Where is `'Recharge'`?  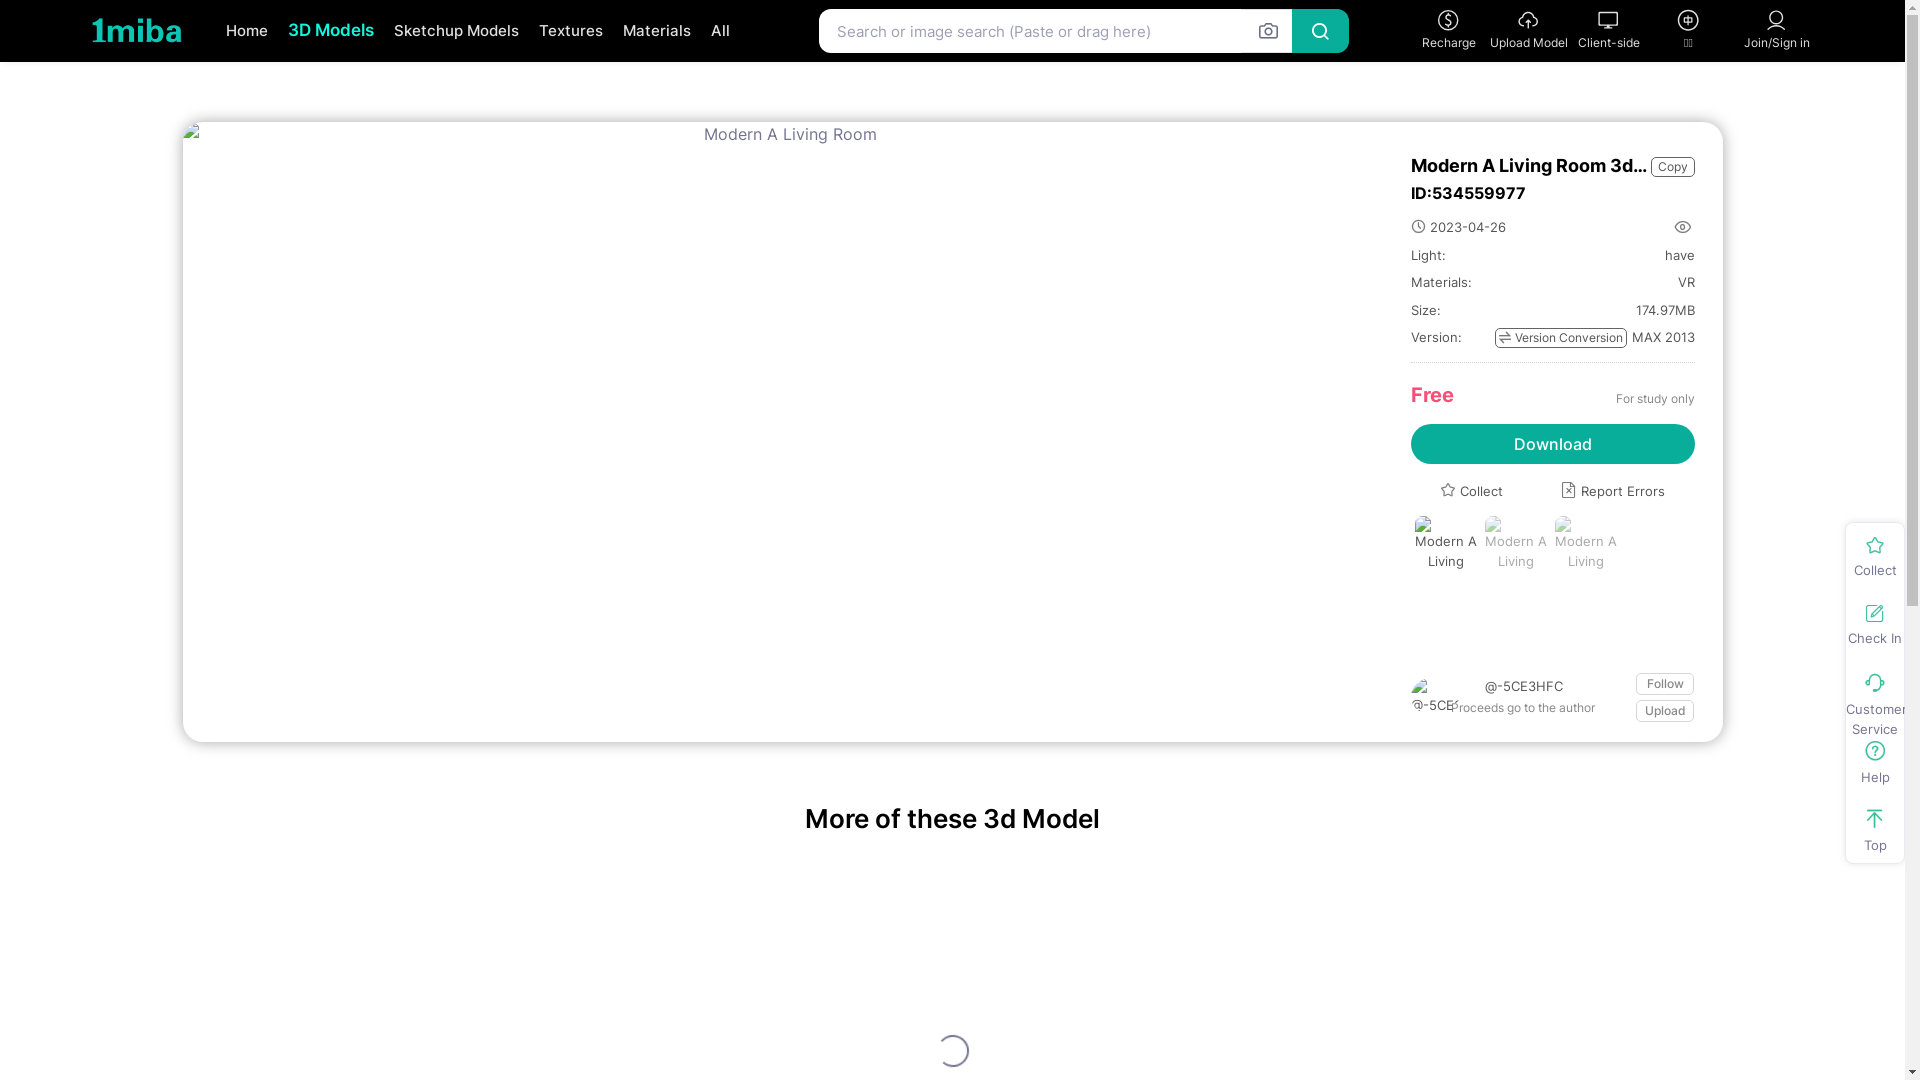
'Recharge' is located at coordinates (1448, 30).